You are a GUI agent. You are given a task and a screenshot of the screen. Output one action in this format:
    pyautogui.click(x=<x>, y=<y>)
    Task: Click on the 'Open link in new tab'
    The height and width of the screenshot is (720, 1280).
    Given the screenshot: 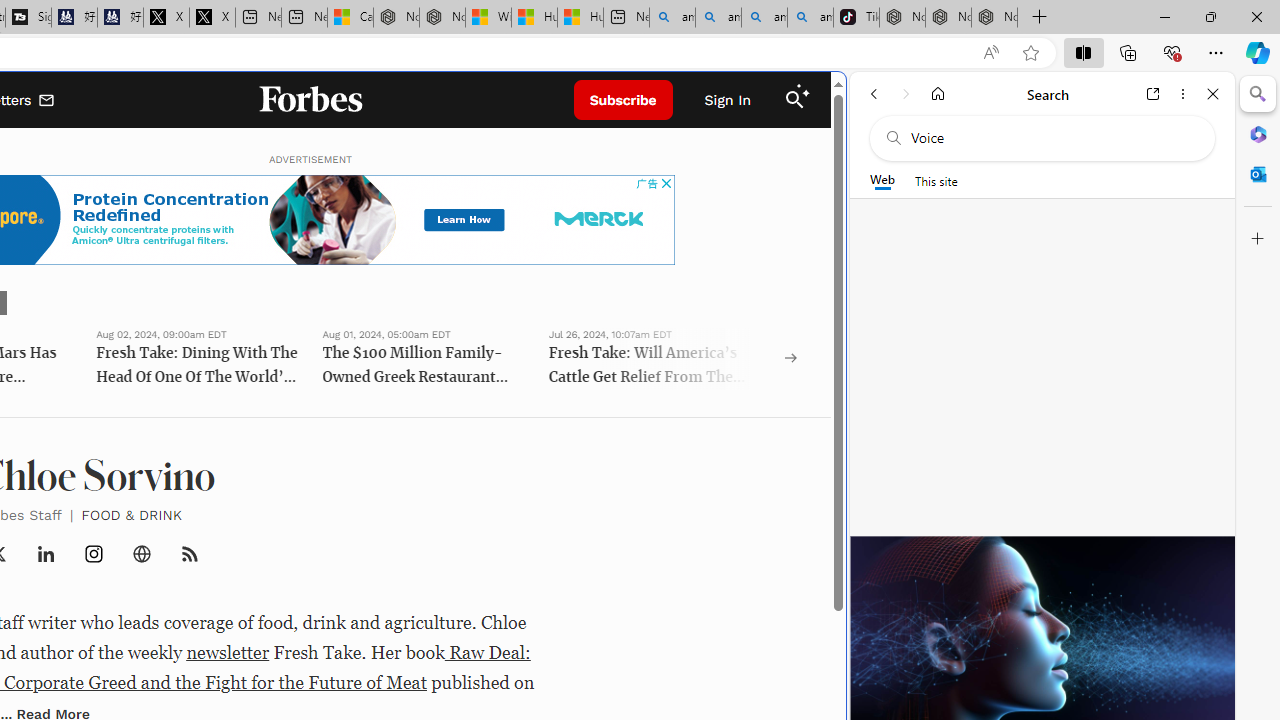 What is the action you would take?
    pyautogui.click(x=1153, y=93)
    